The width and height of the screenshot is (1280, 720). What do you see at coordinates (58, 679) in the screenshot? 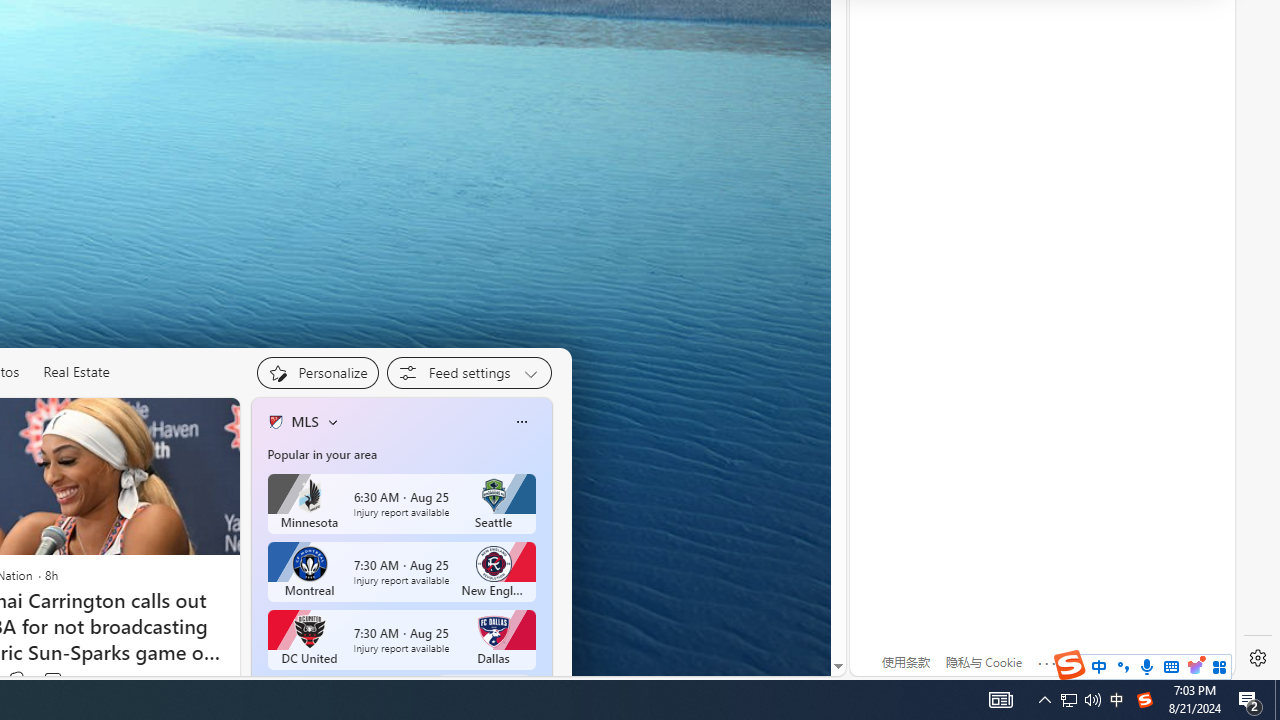
I see `'View comments 7 Comment'` at bounding box center [58, 679].